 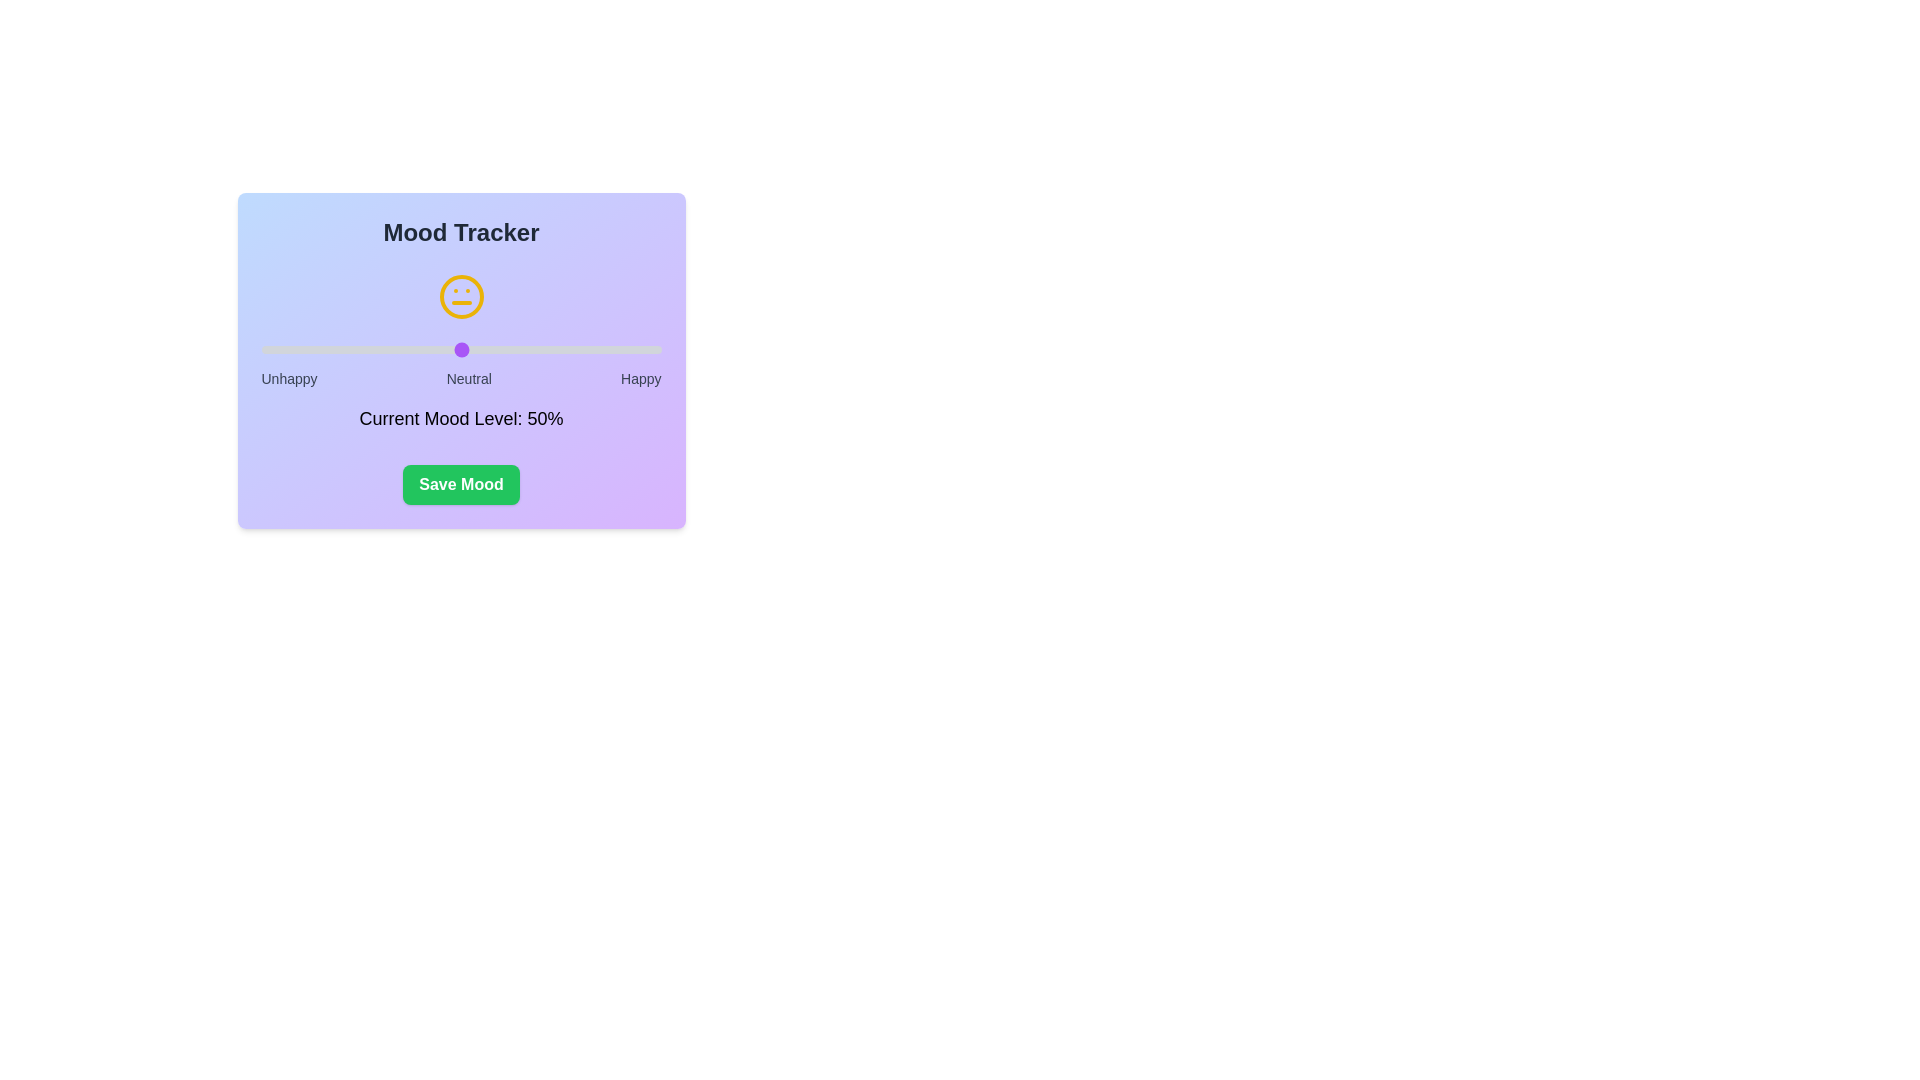 What do you see at coordinates (397, 349) in the screenshot?
I see `the mood slider to set the mood level to 34%` at bounding box center [397, 349].